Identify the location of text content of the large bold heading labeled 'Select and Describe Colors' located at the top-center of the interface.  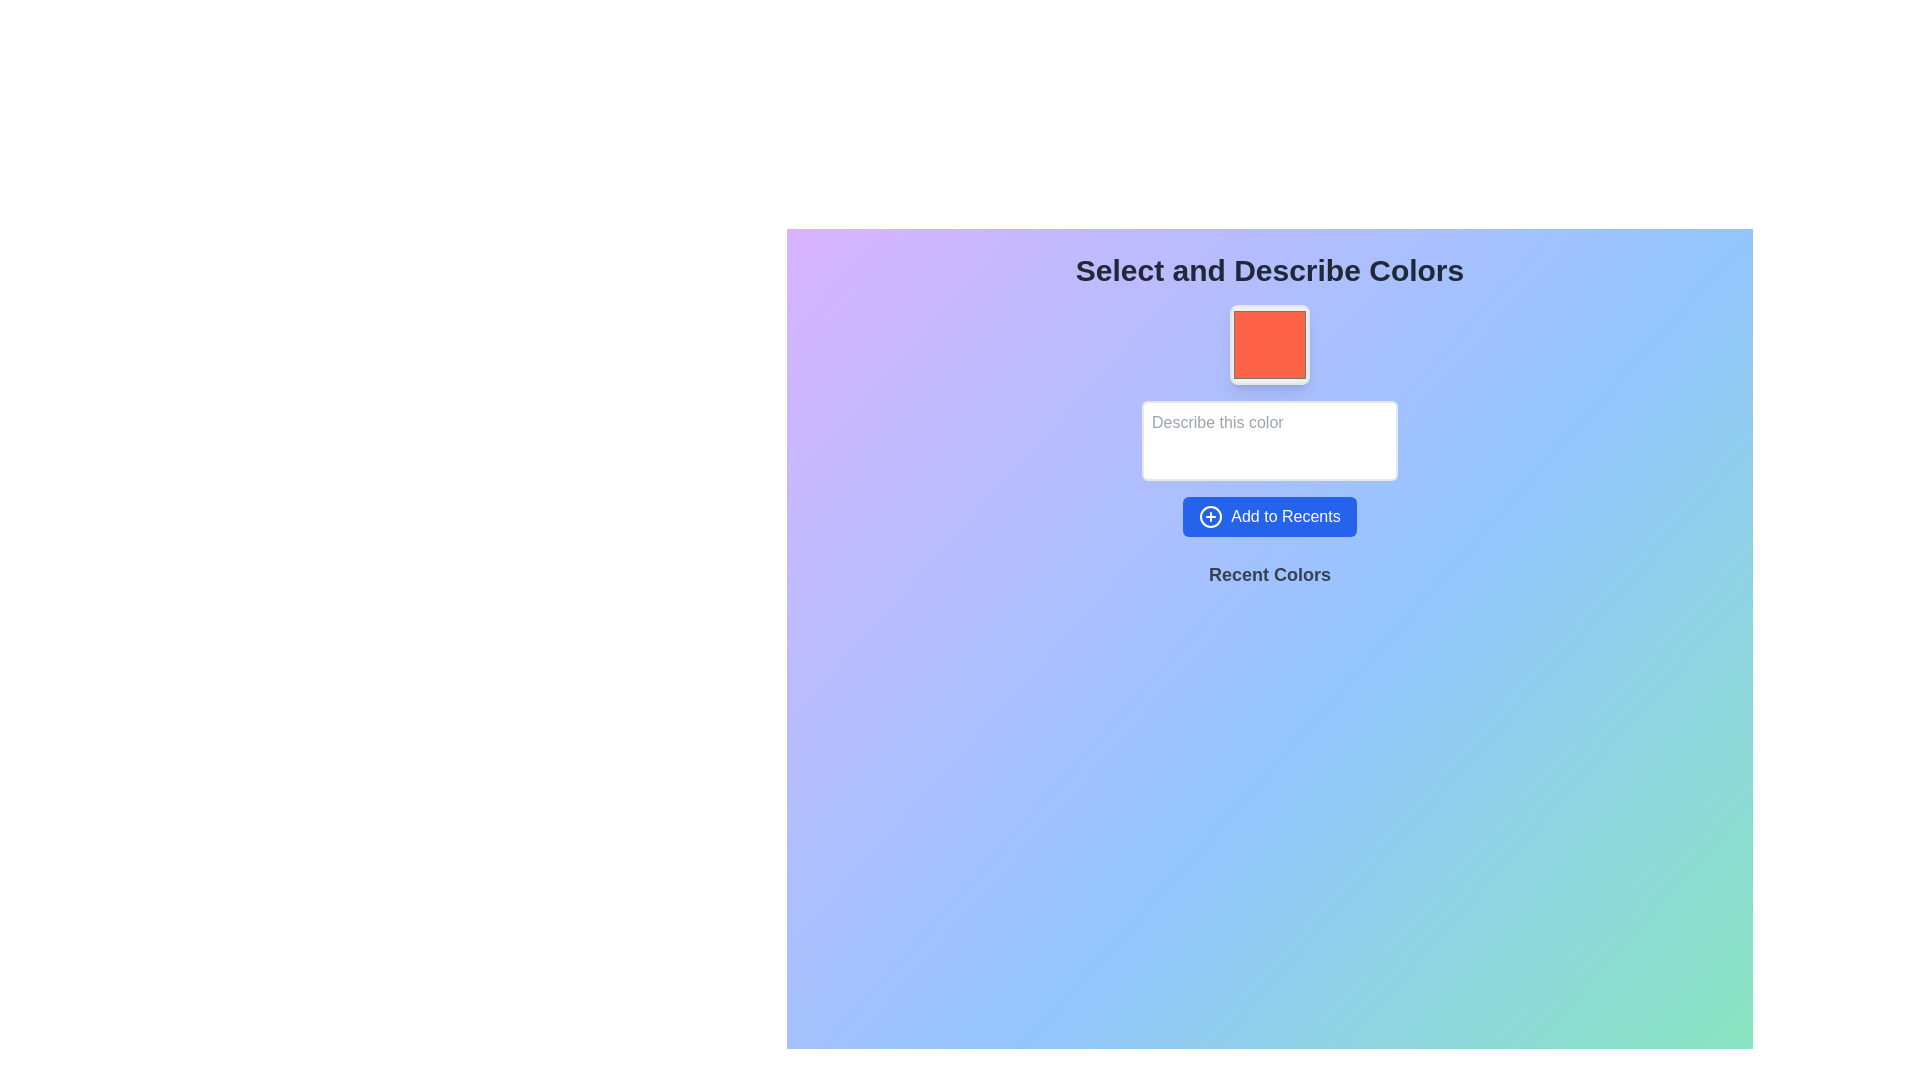
(1269, 270).